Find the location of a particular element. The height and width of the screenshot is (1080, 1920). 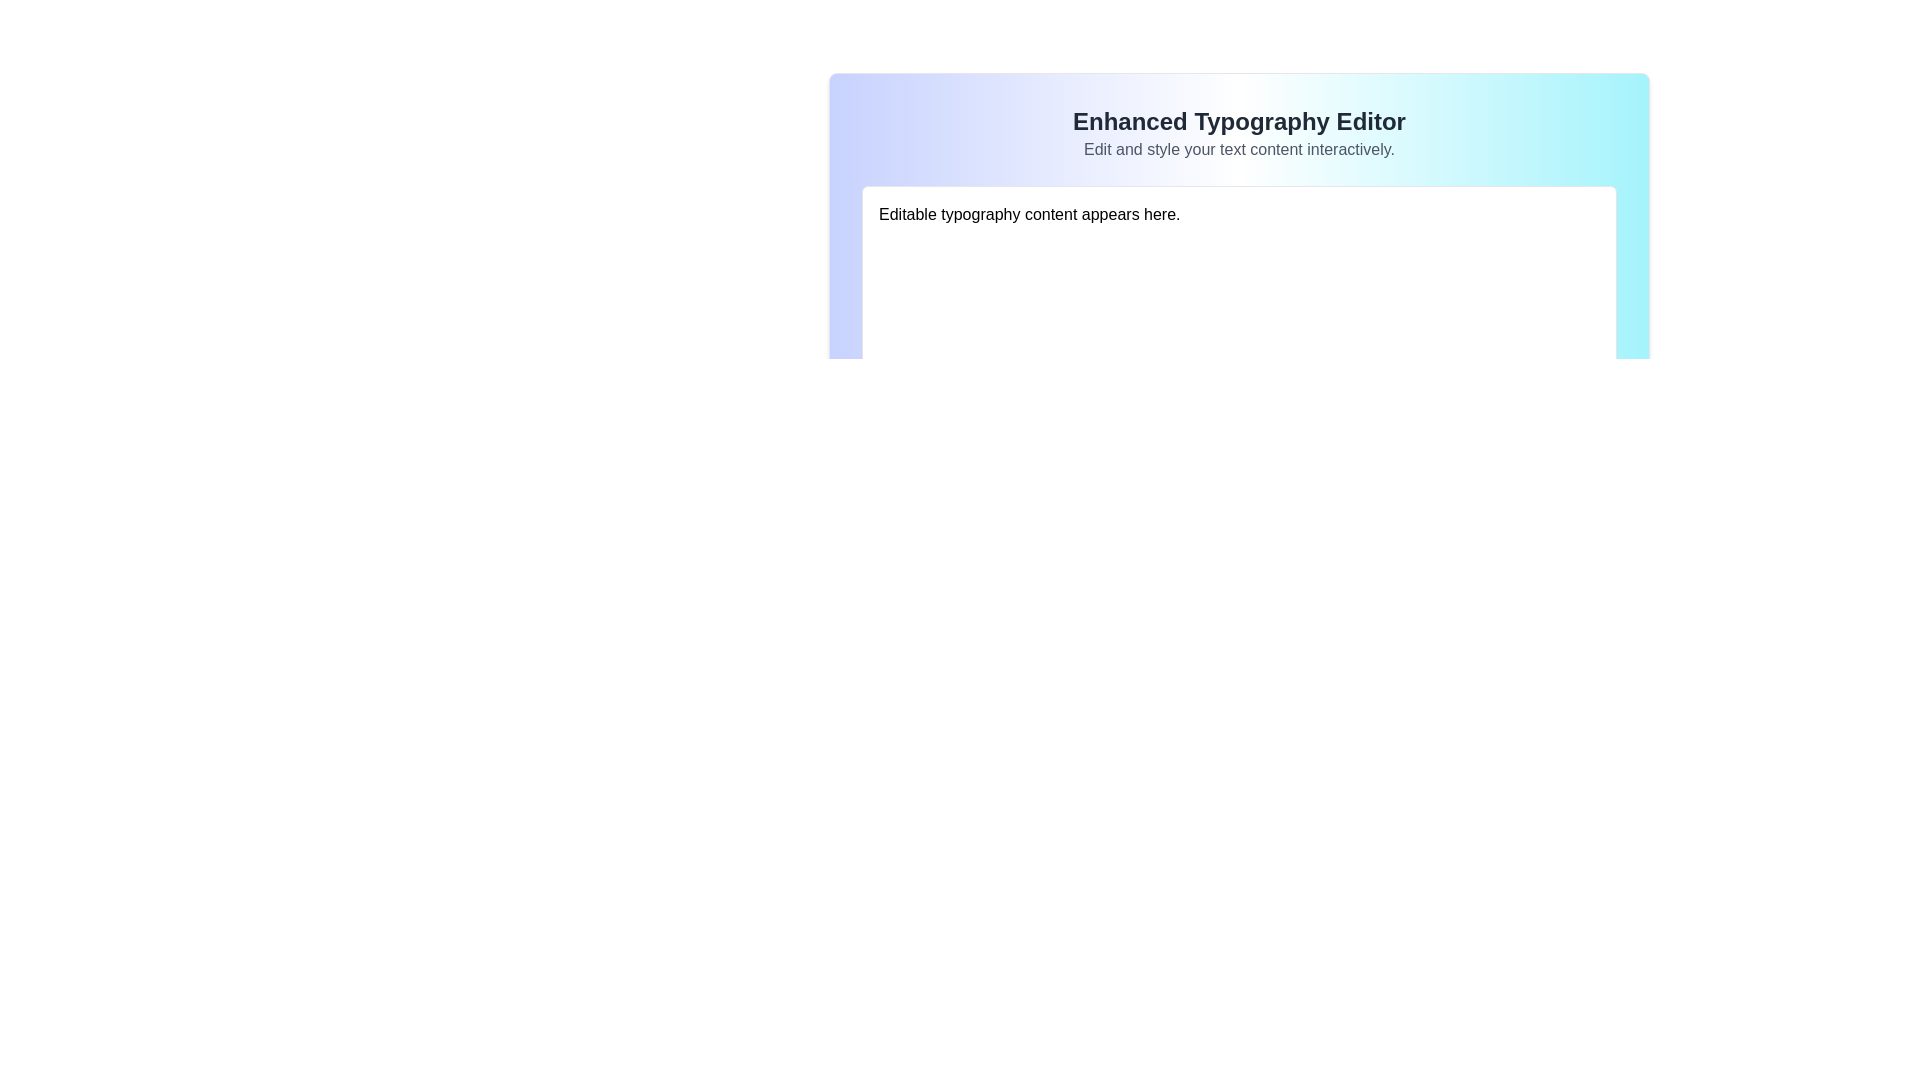

the text block displaying 'Enhanced Typography Editor' with the subheading 'Edit and style your text content interactively' is located at coordinates (1238, 134).